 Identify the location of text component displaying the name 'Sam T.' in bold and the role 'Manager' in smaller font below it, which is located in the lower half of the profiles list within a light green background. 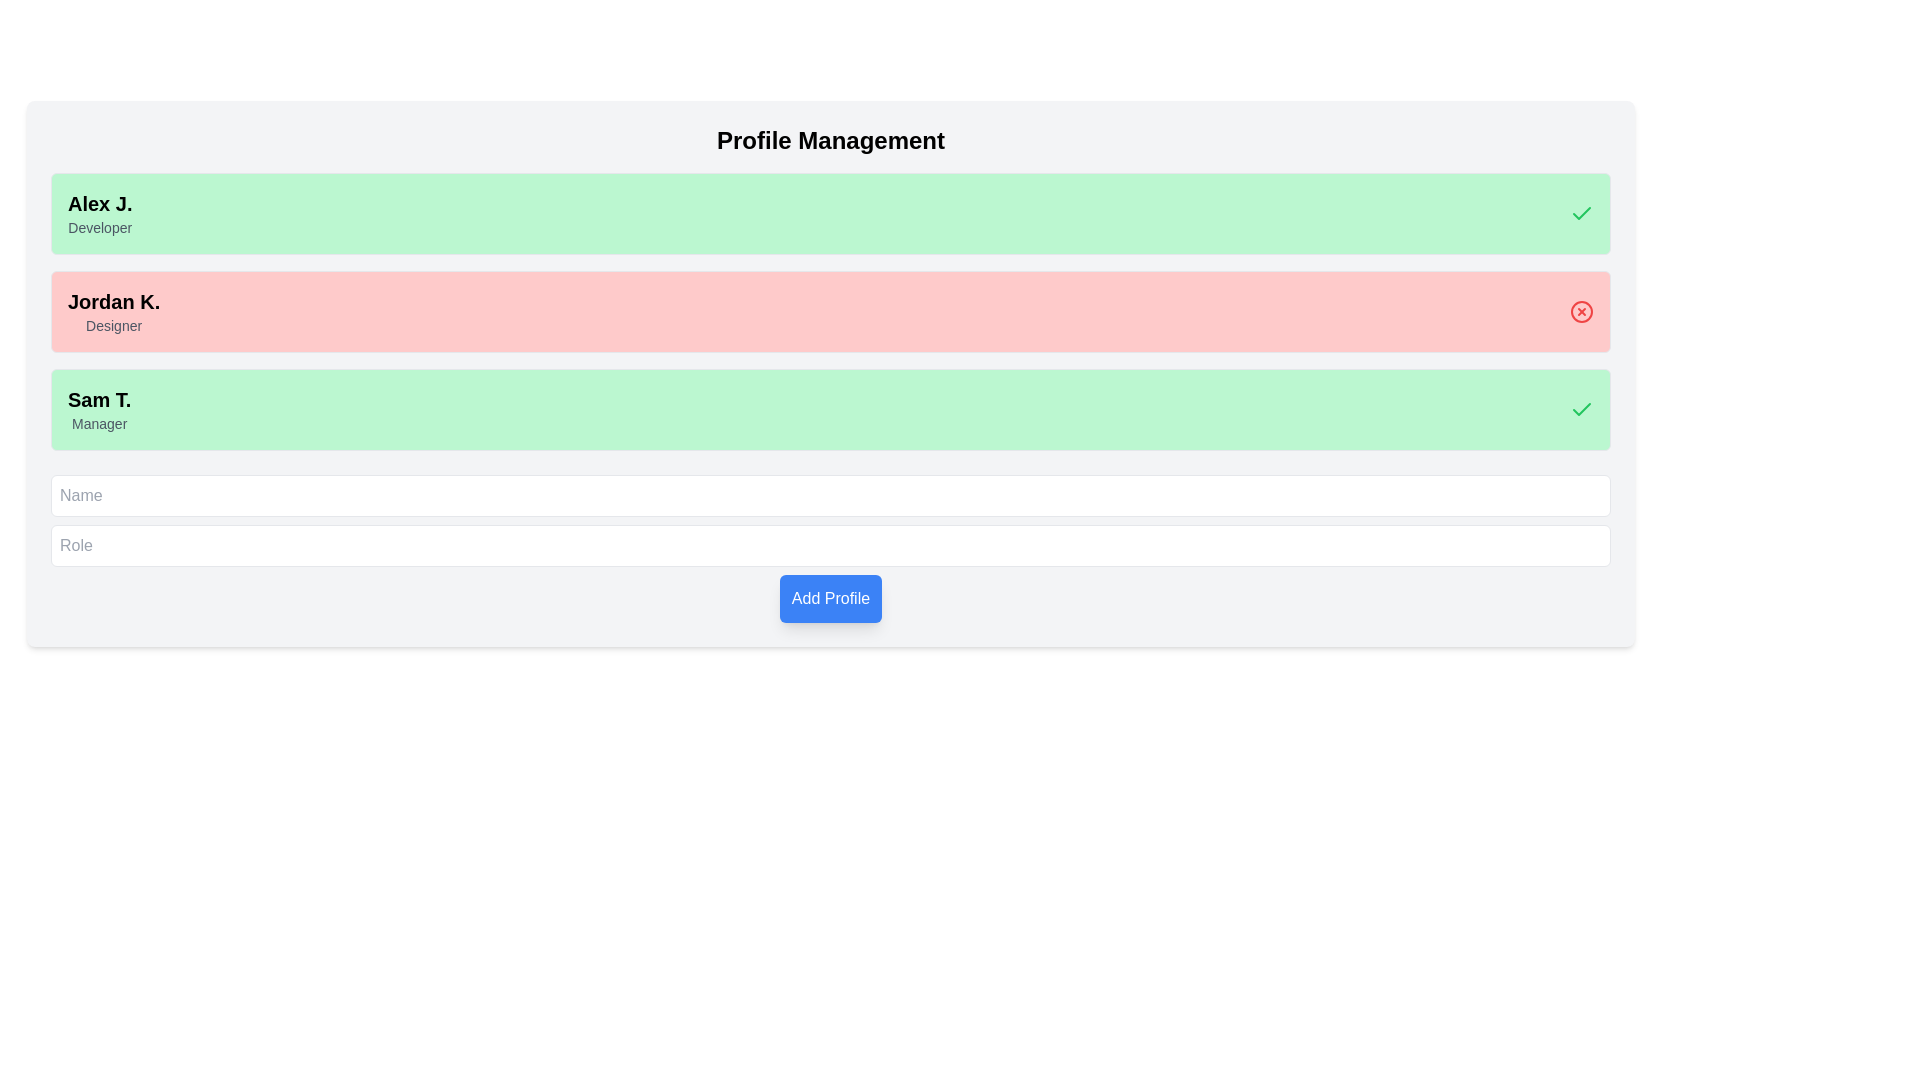
(98, 408).